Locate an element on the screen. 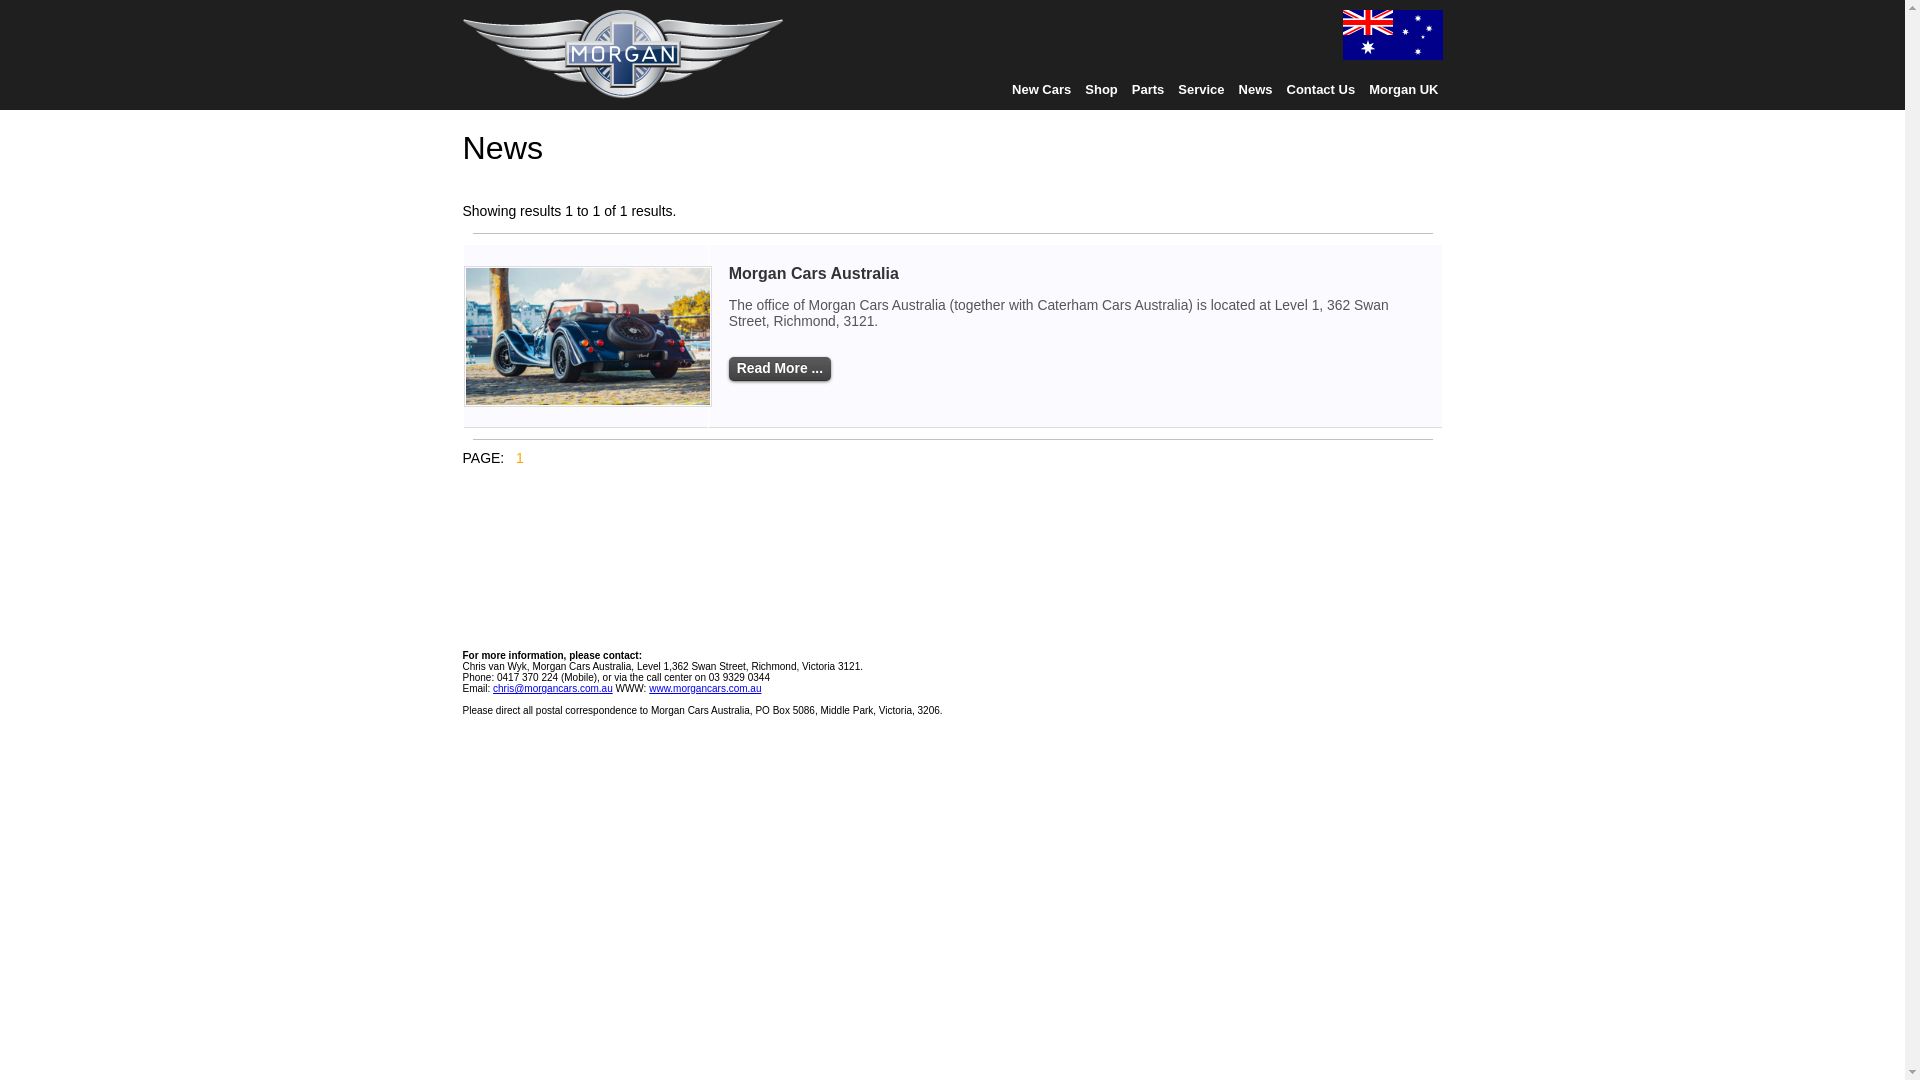  'New Cars' is located at coordinates (1040, 88).